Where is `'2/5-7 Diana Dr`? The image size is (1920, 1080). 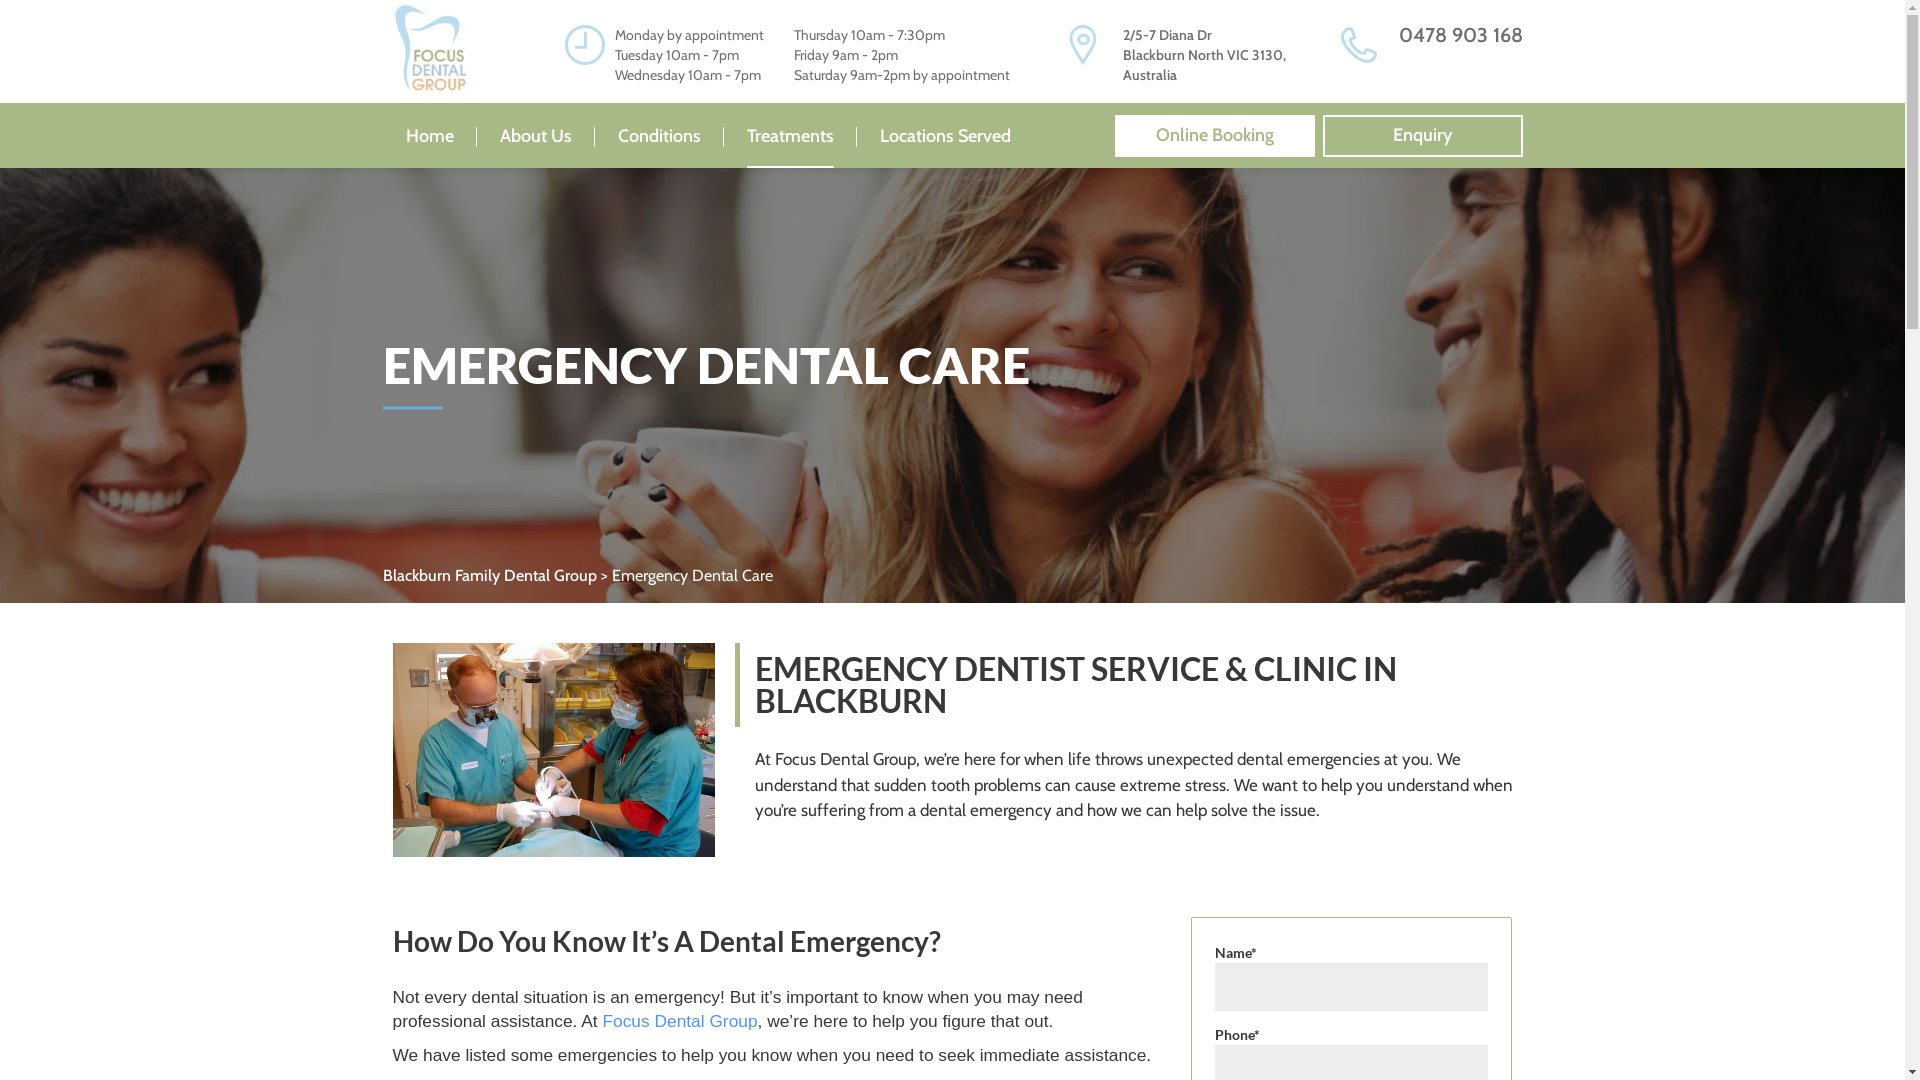 '2/5-7 Diana Dr is located at coordinates (1122, 53).